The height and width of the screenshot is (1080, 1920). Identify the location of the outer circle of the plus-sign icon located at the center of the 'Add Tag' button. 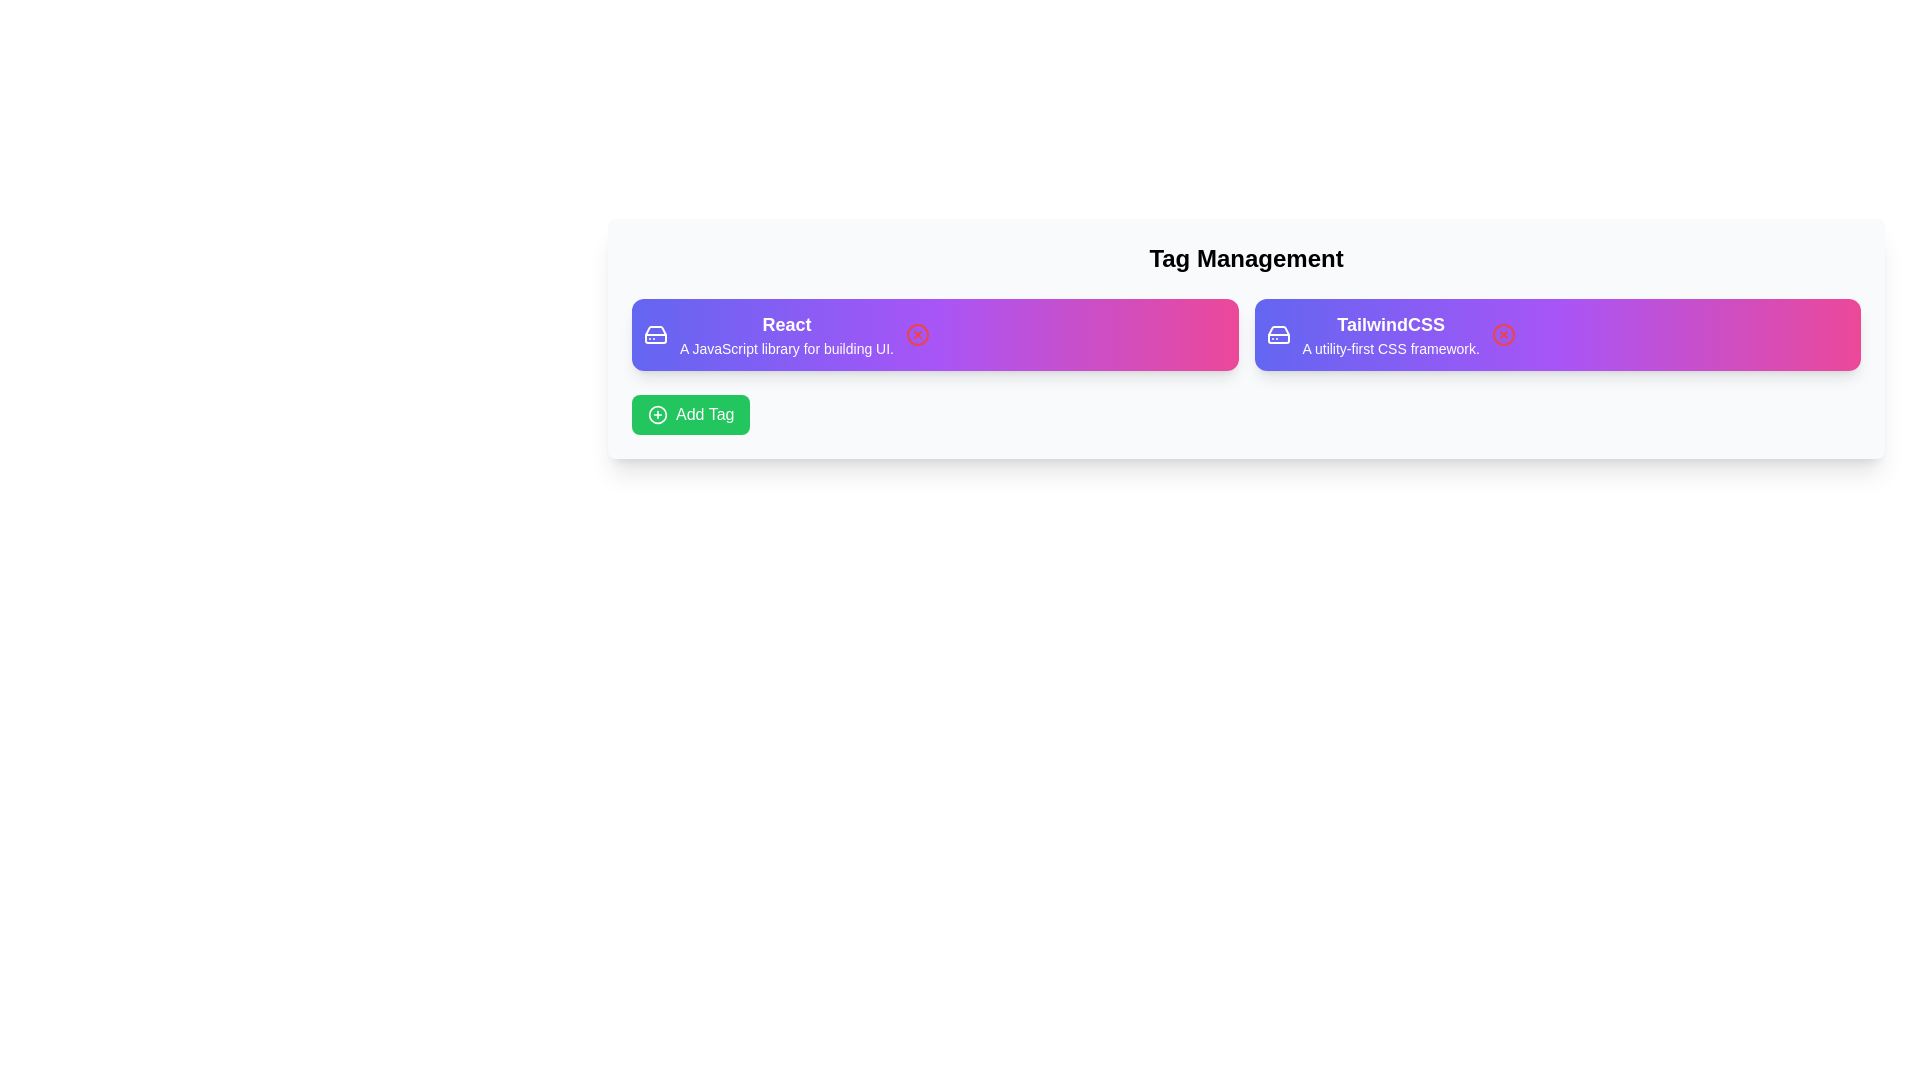
(657, 414).